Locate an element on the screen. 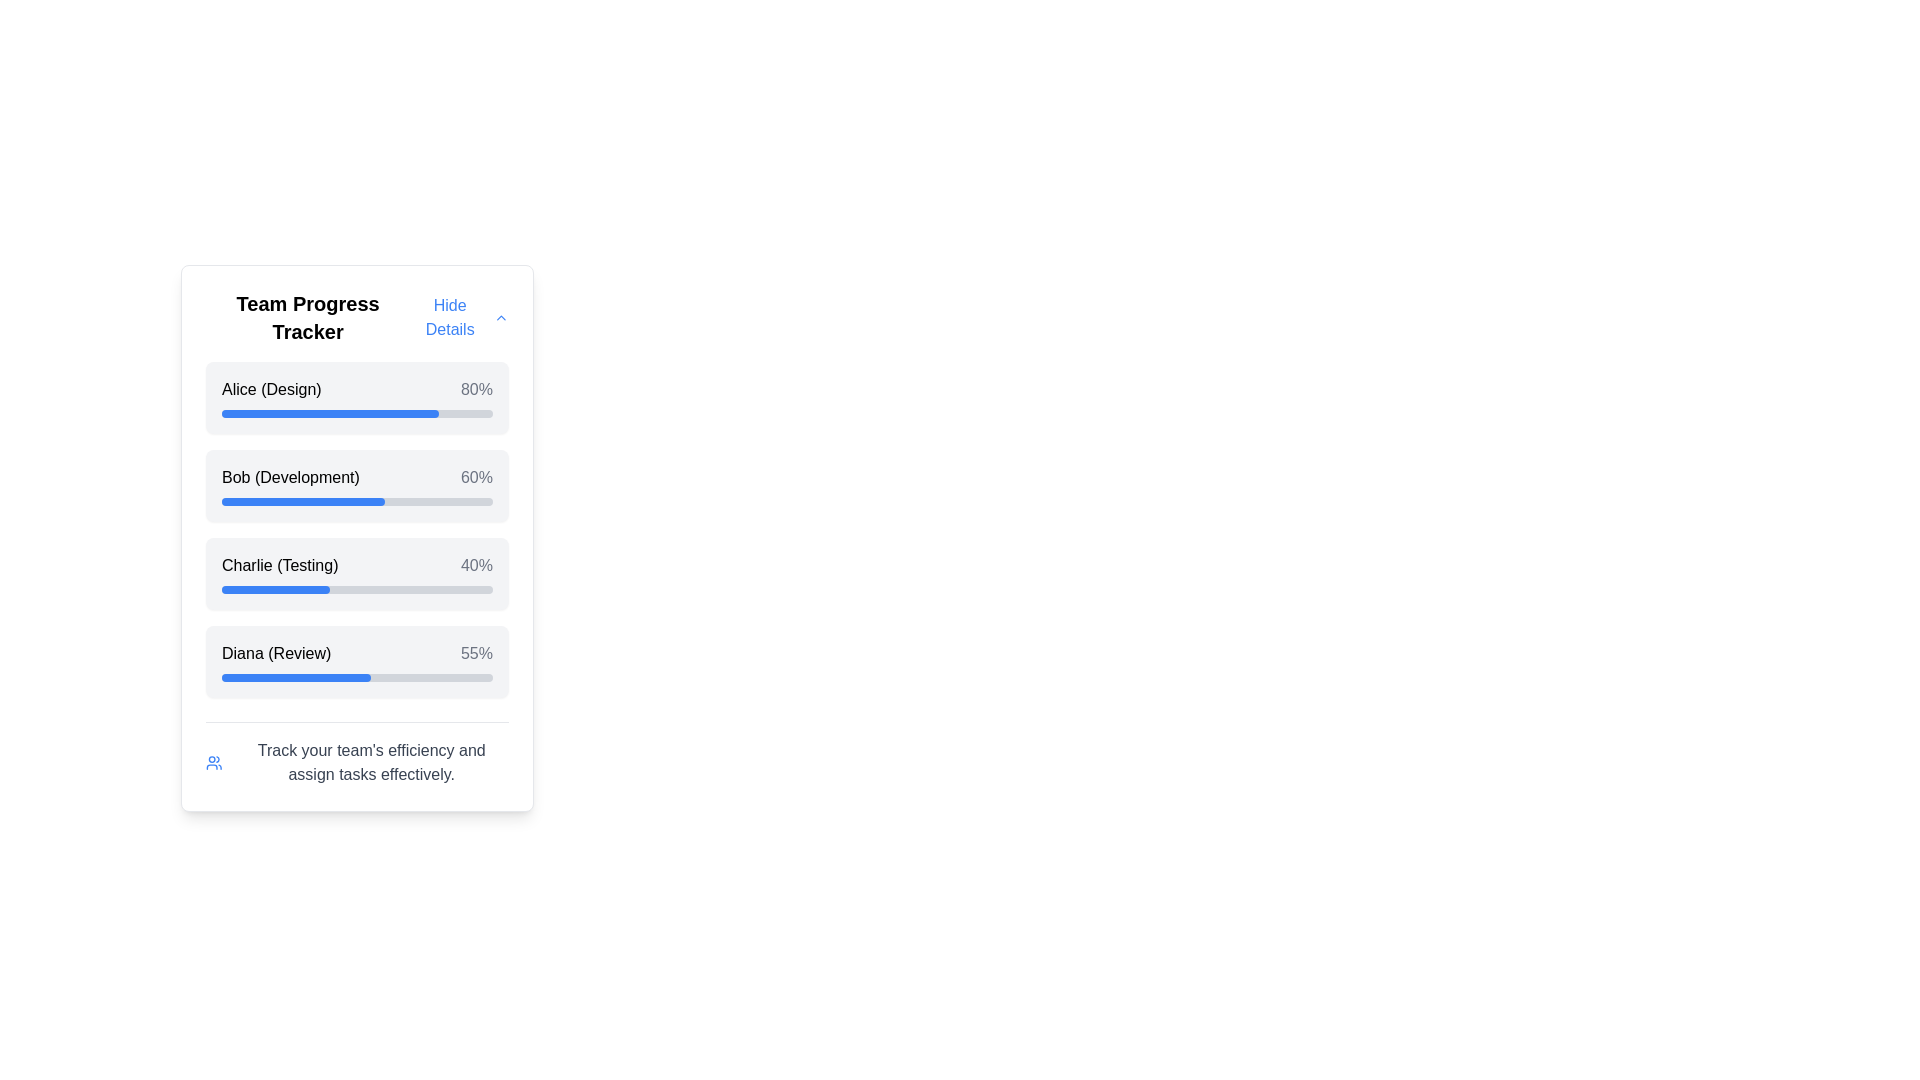  text content of the Text Label displaying '80%', which is styled in gray and positioned to the right of 'Alice (Design)' in the progress tracker is located at coordinates (475, 389).